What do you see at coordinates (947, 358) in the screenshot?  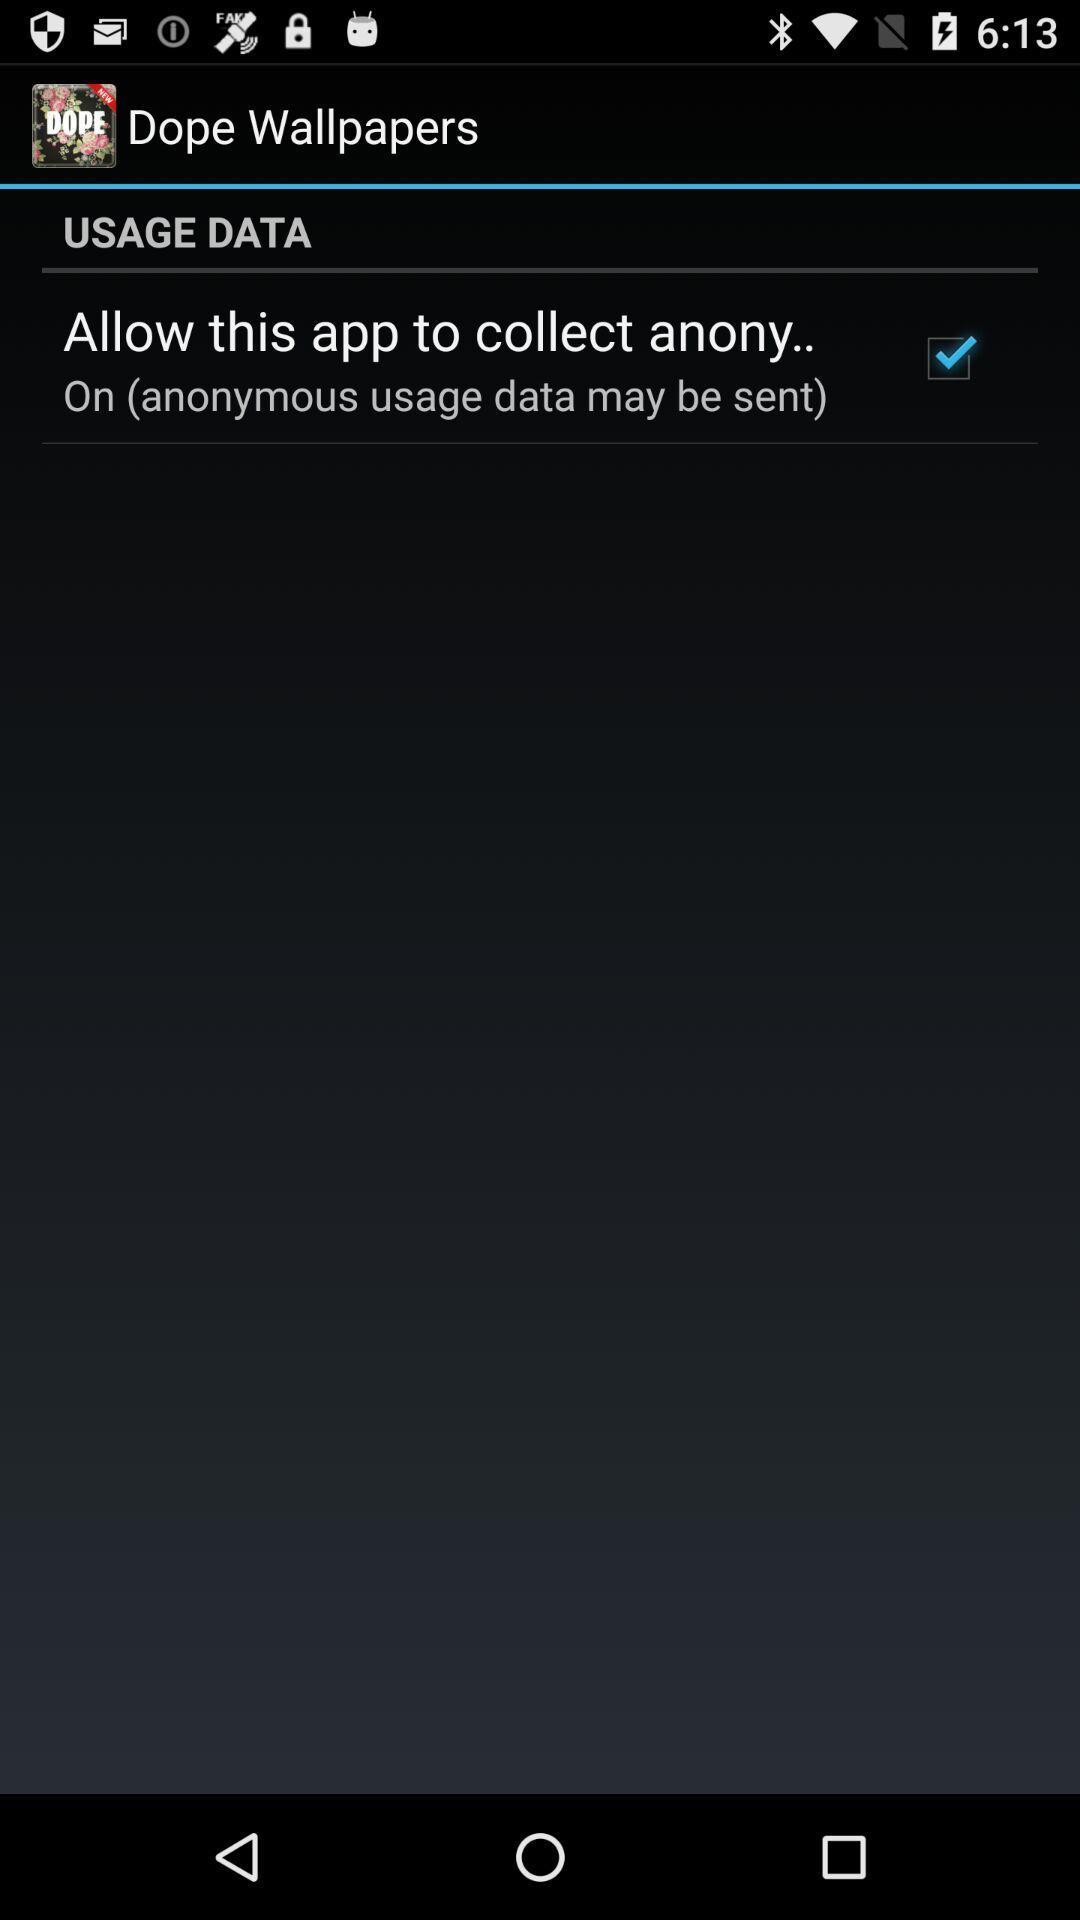 I see `the app next to the allow this app app` at bounding box center [947, 358].